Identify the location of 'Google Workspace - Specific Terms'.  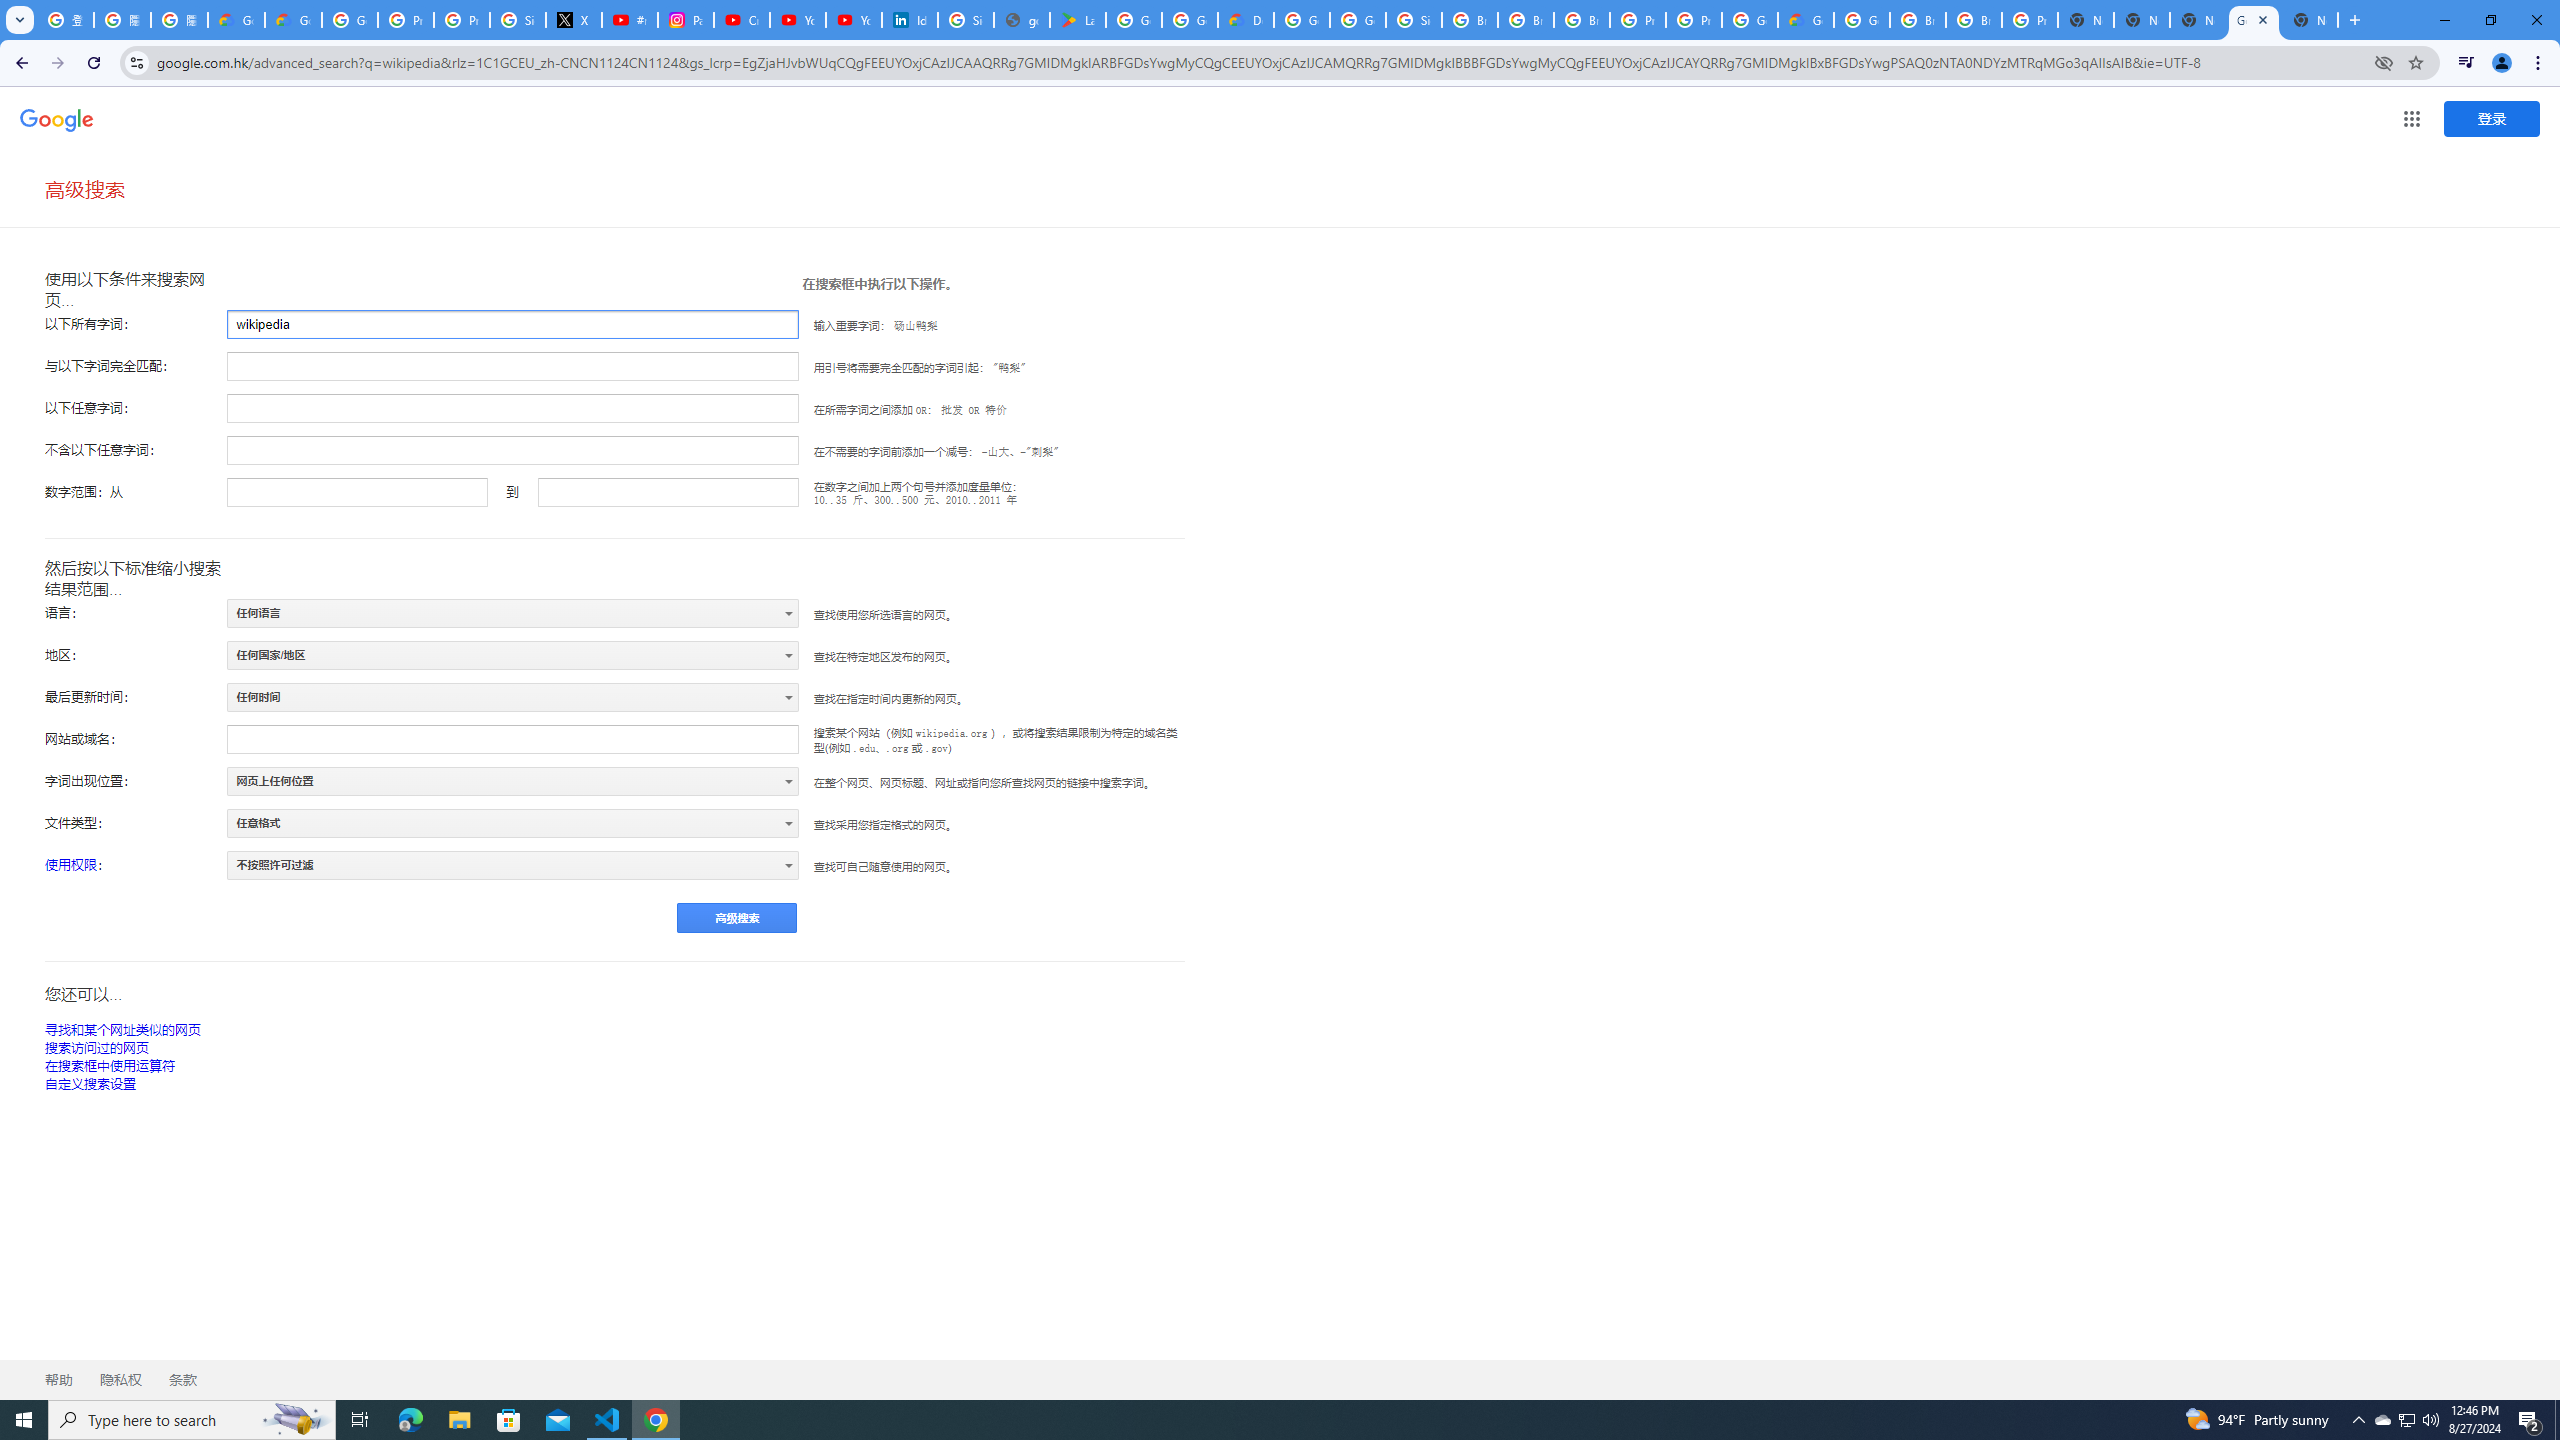
(1189, 19).